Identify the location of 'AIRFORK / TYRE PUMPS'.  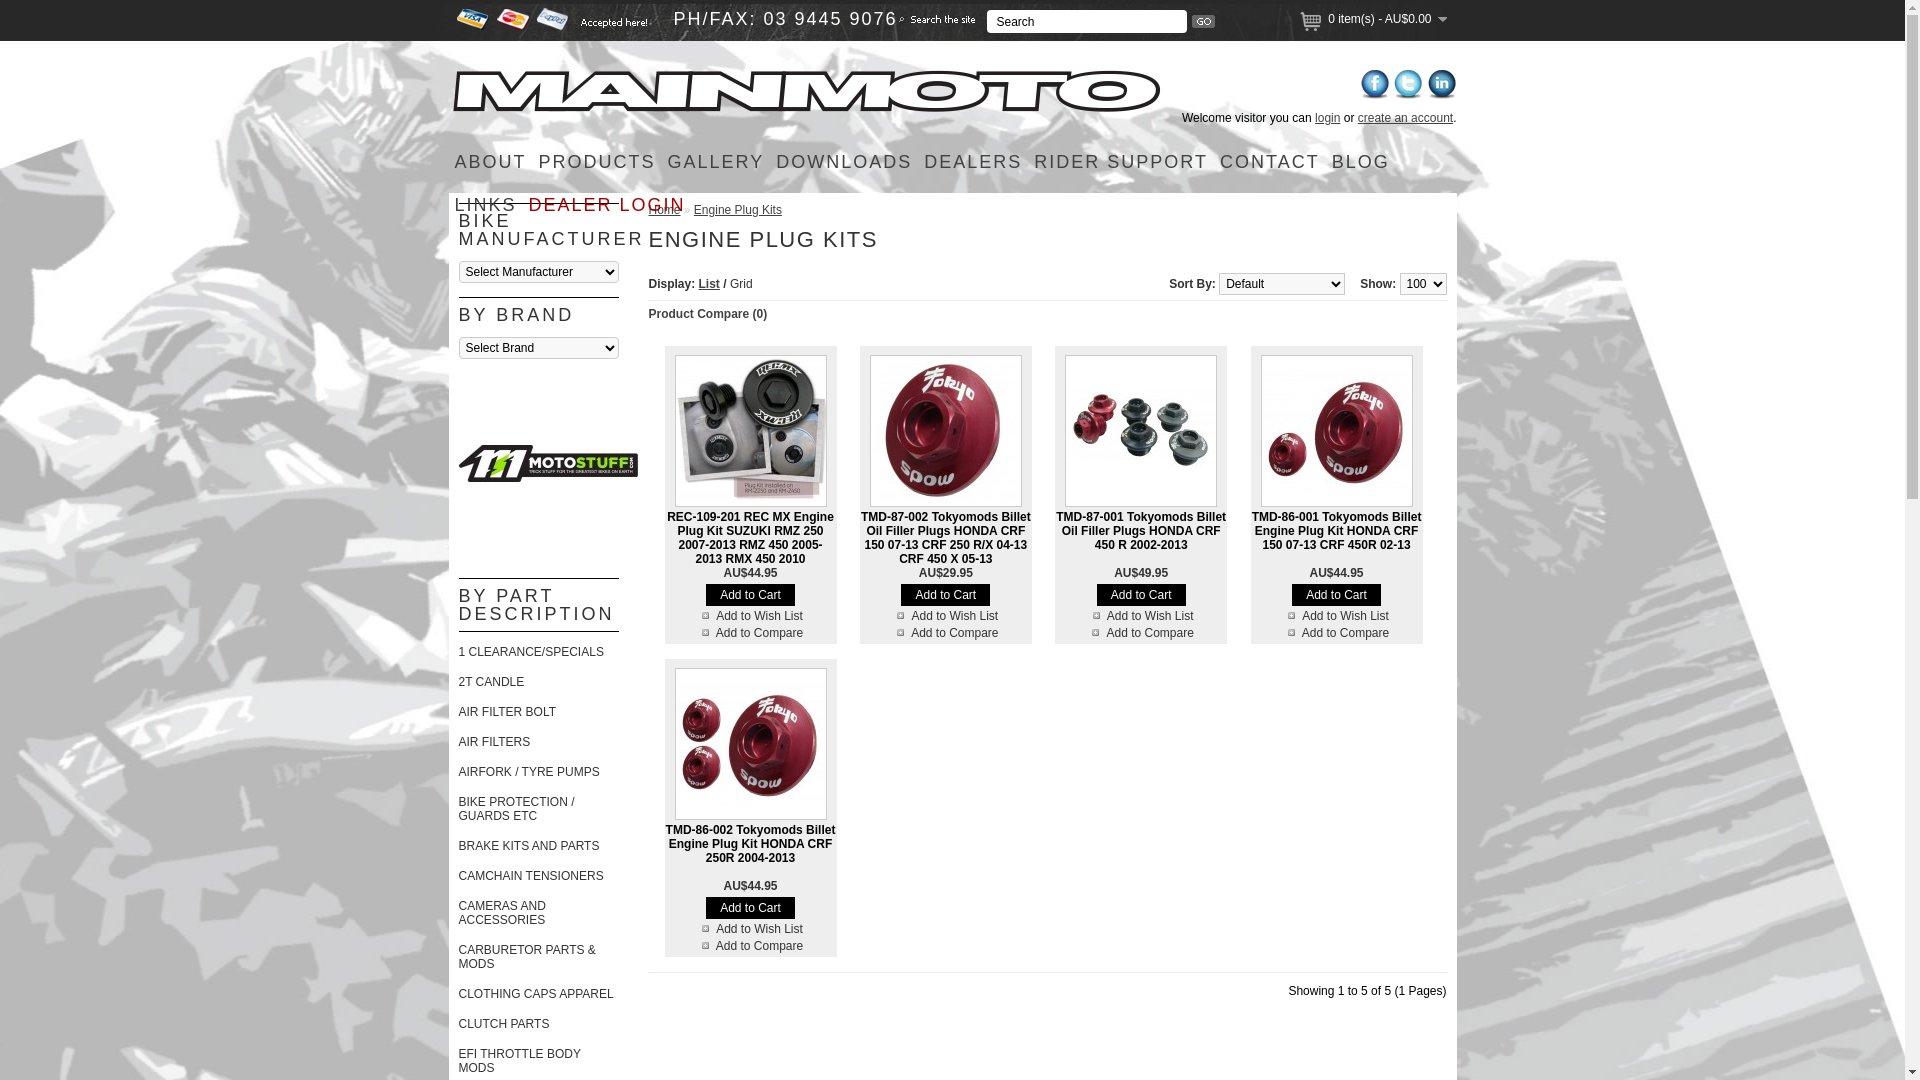
(528, 770).